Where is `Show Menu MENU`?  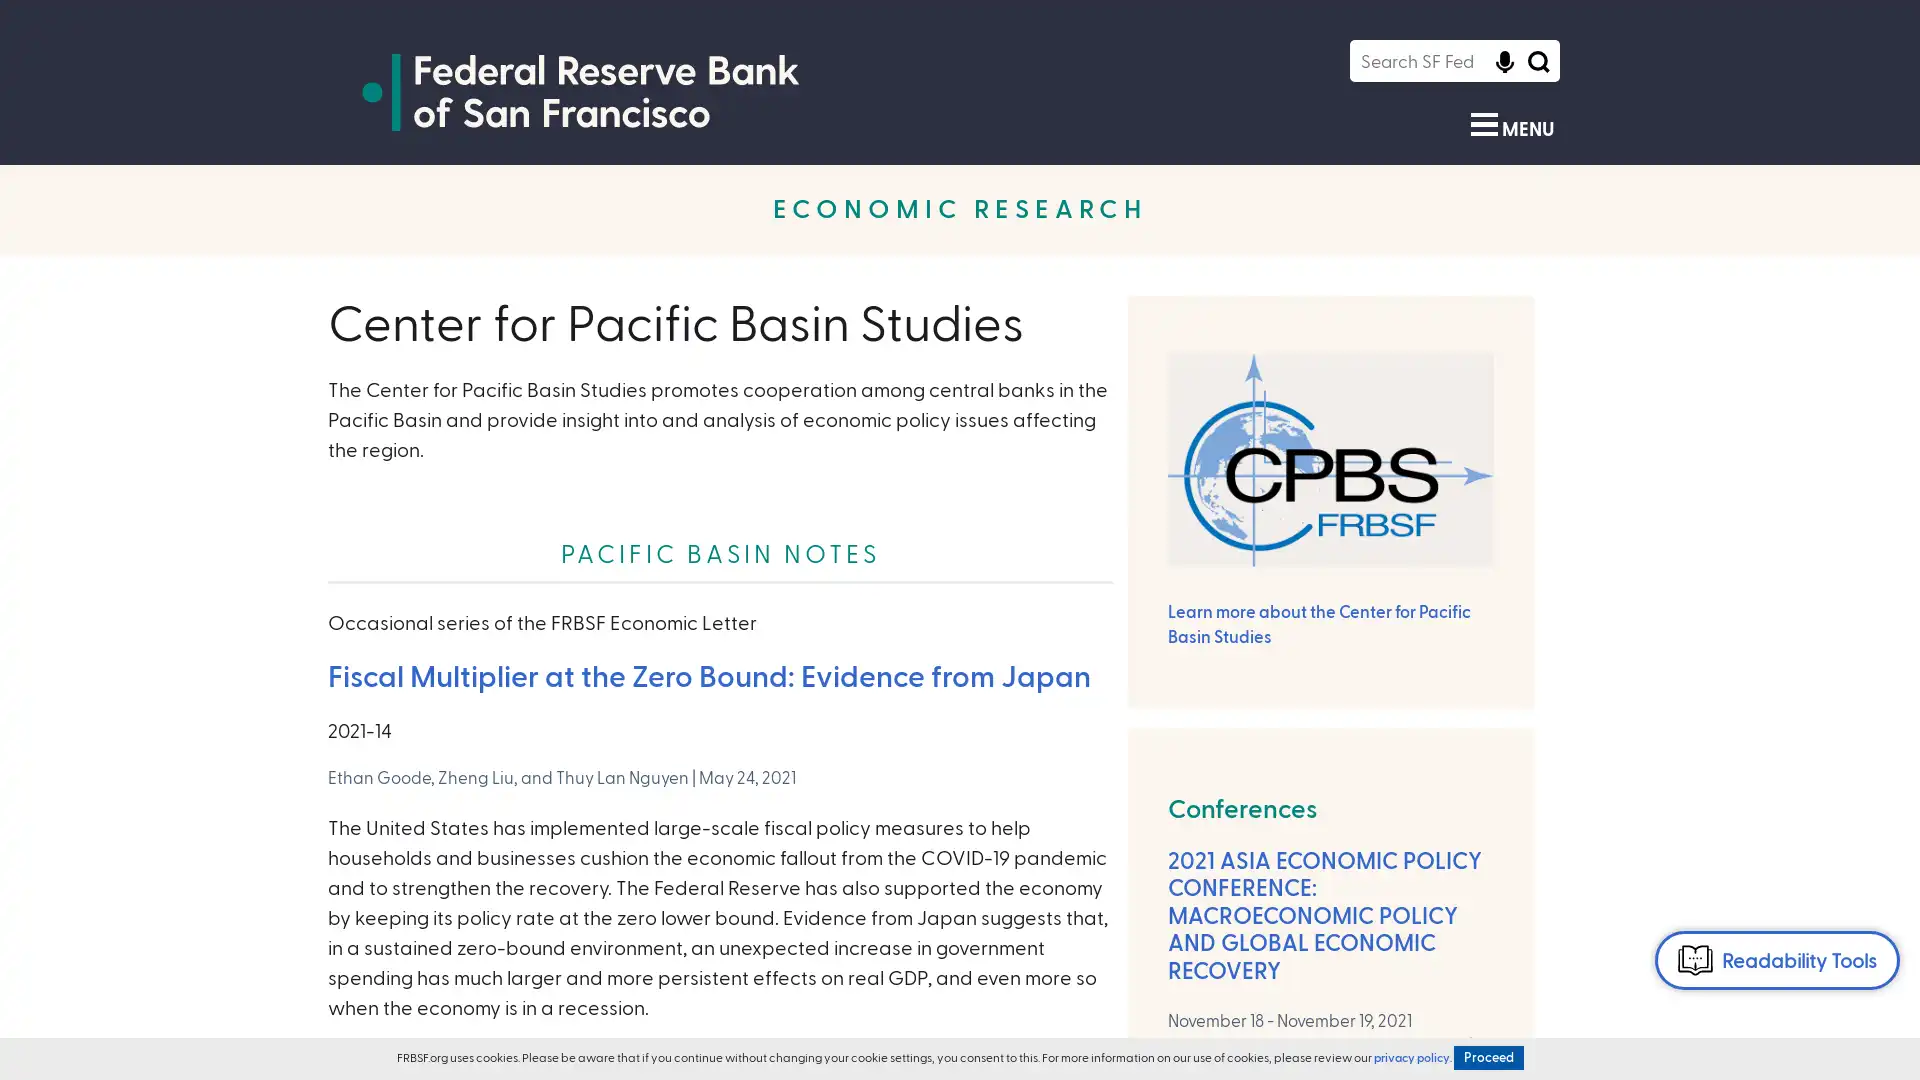 Show Menu MENU is located at coordinates (1510, 127).